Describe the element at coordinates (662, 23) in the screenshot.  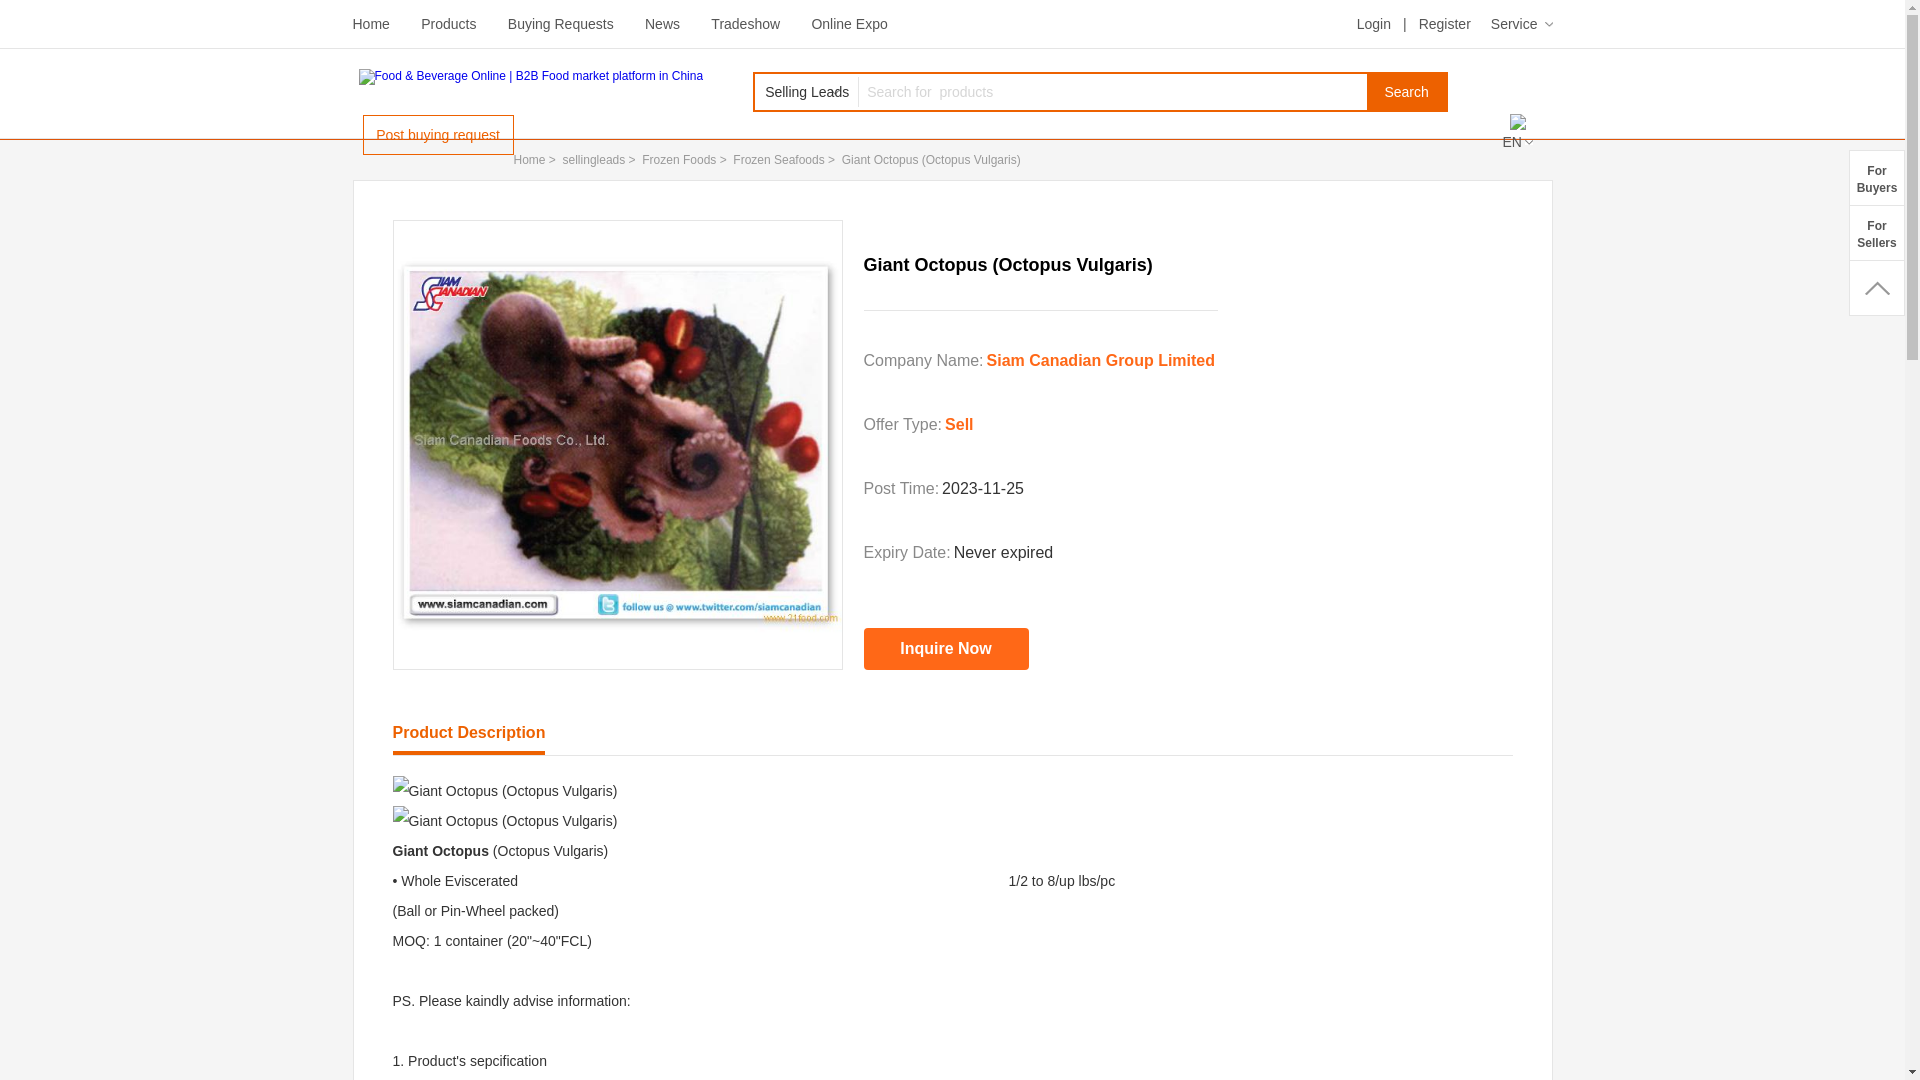
I see `'News'` at that location.